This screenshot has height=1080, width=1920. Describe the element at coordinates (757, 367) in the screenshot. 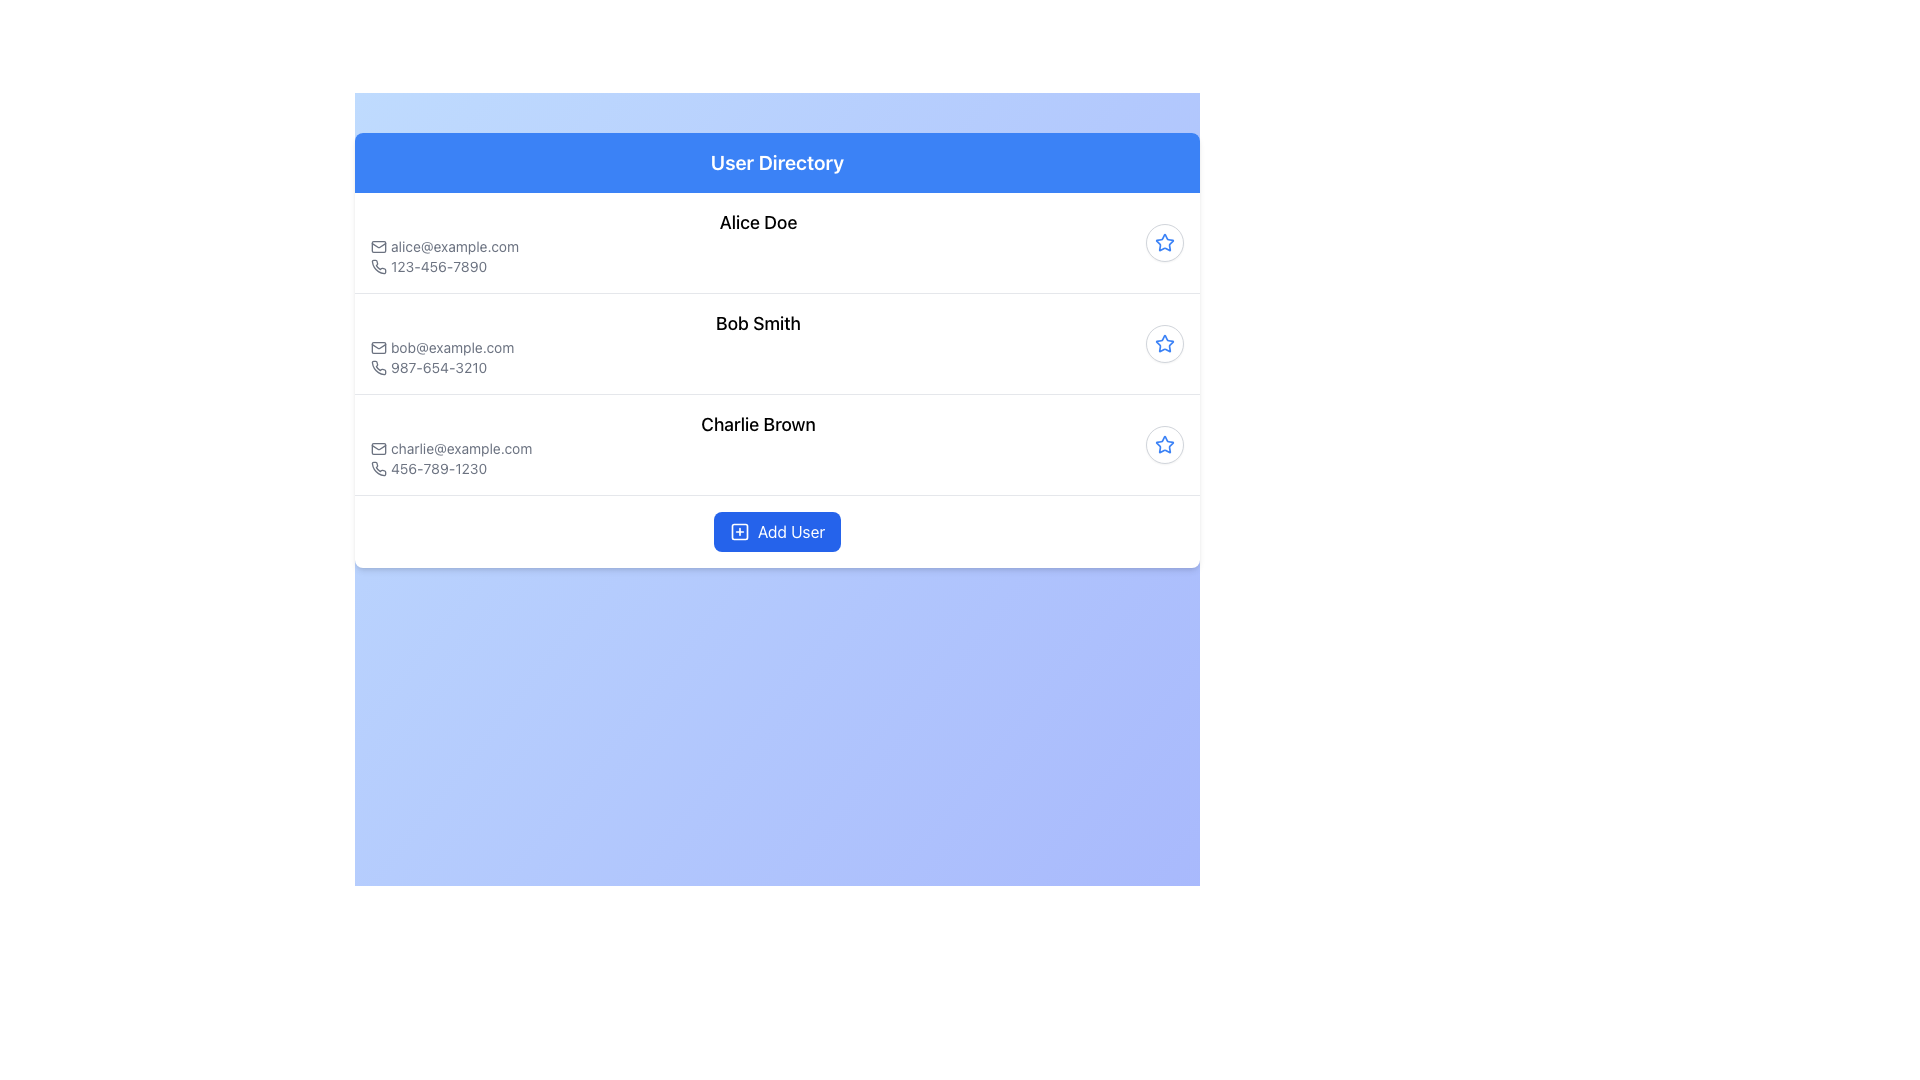

I see `the text label displaying the phone number '987-654-3210'` at that location.